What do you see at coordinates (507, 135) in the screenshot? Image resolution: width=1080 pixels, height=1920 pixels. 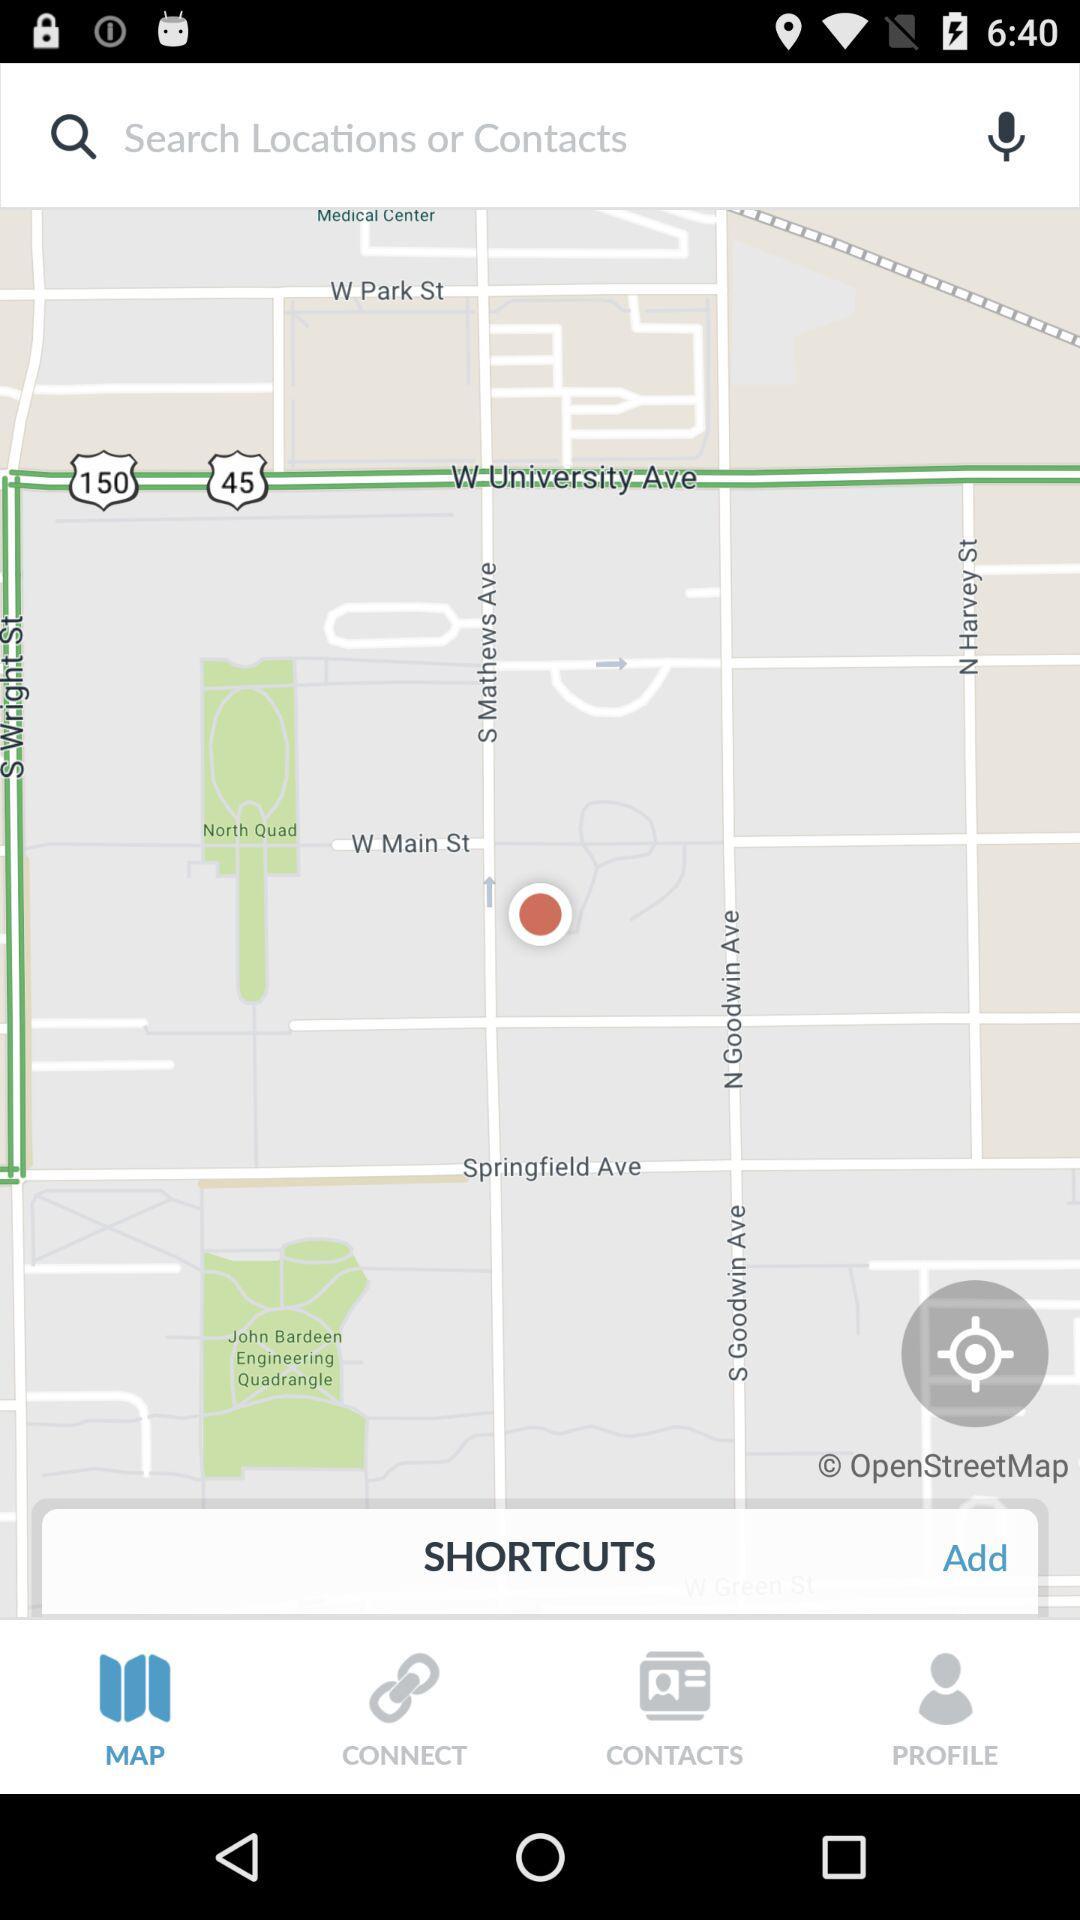 I see `search query` at bounding box center [507, 135].